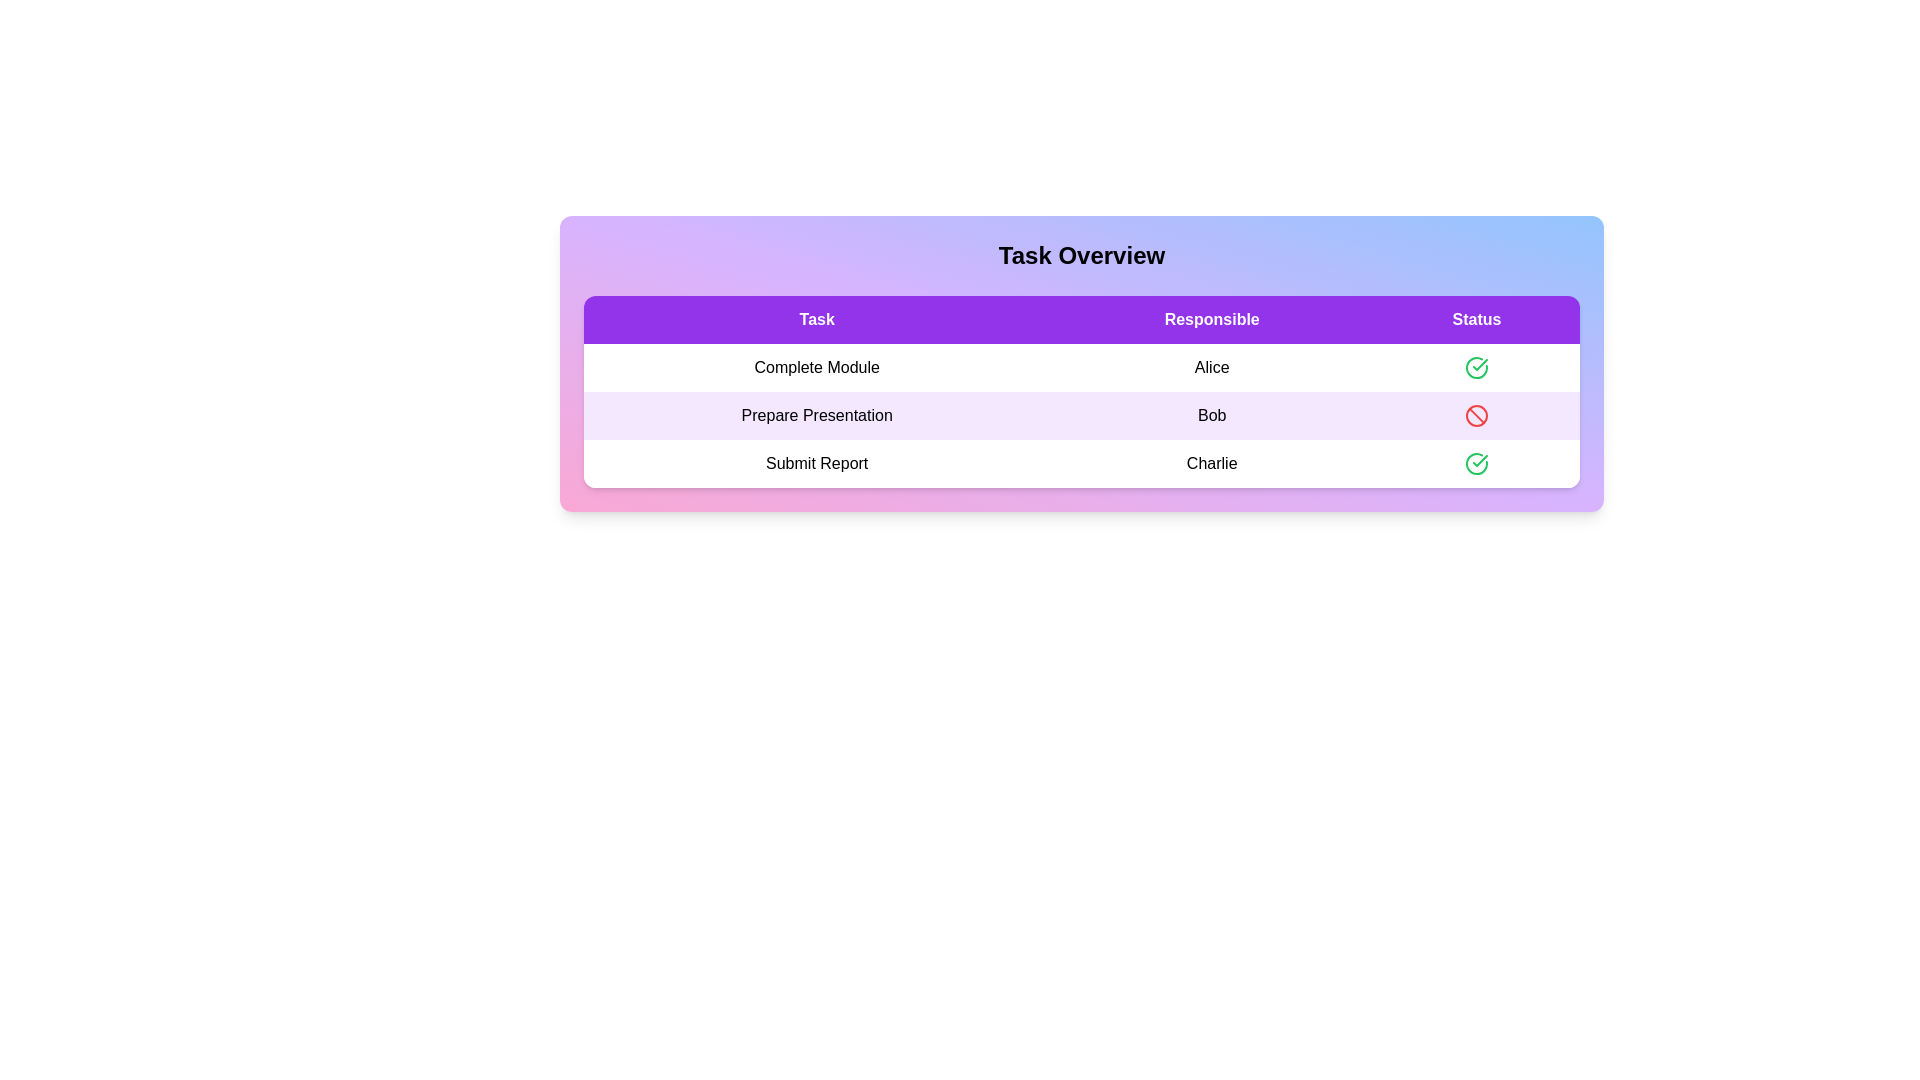 The image size is (1920, 1080). What do you see at coordinates (1211, 415) in the screenshot?
I see `the text label displaying the name of the person responsible for the task 'Prepare Presentation' in the second row of the table under the 'Responsible' column` at bounding box center [1211, 415].